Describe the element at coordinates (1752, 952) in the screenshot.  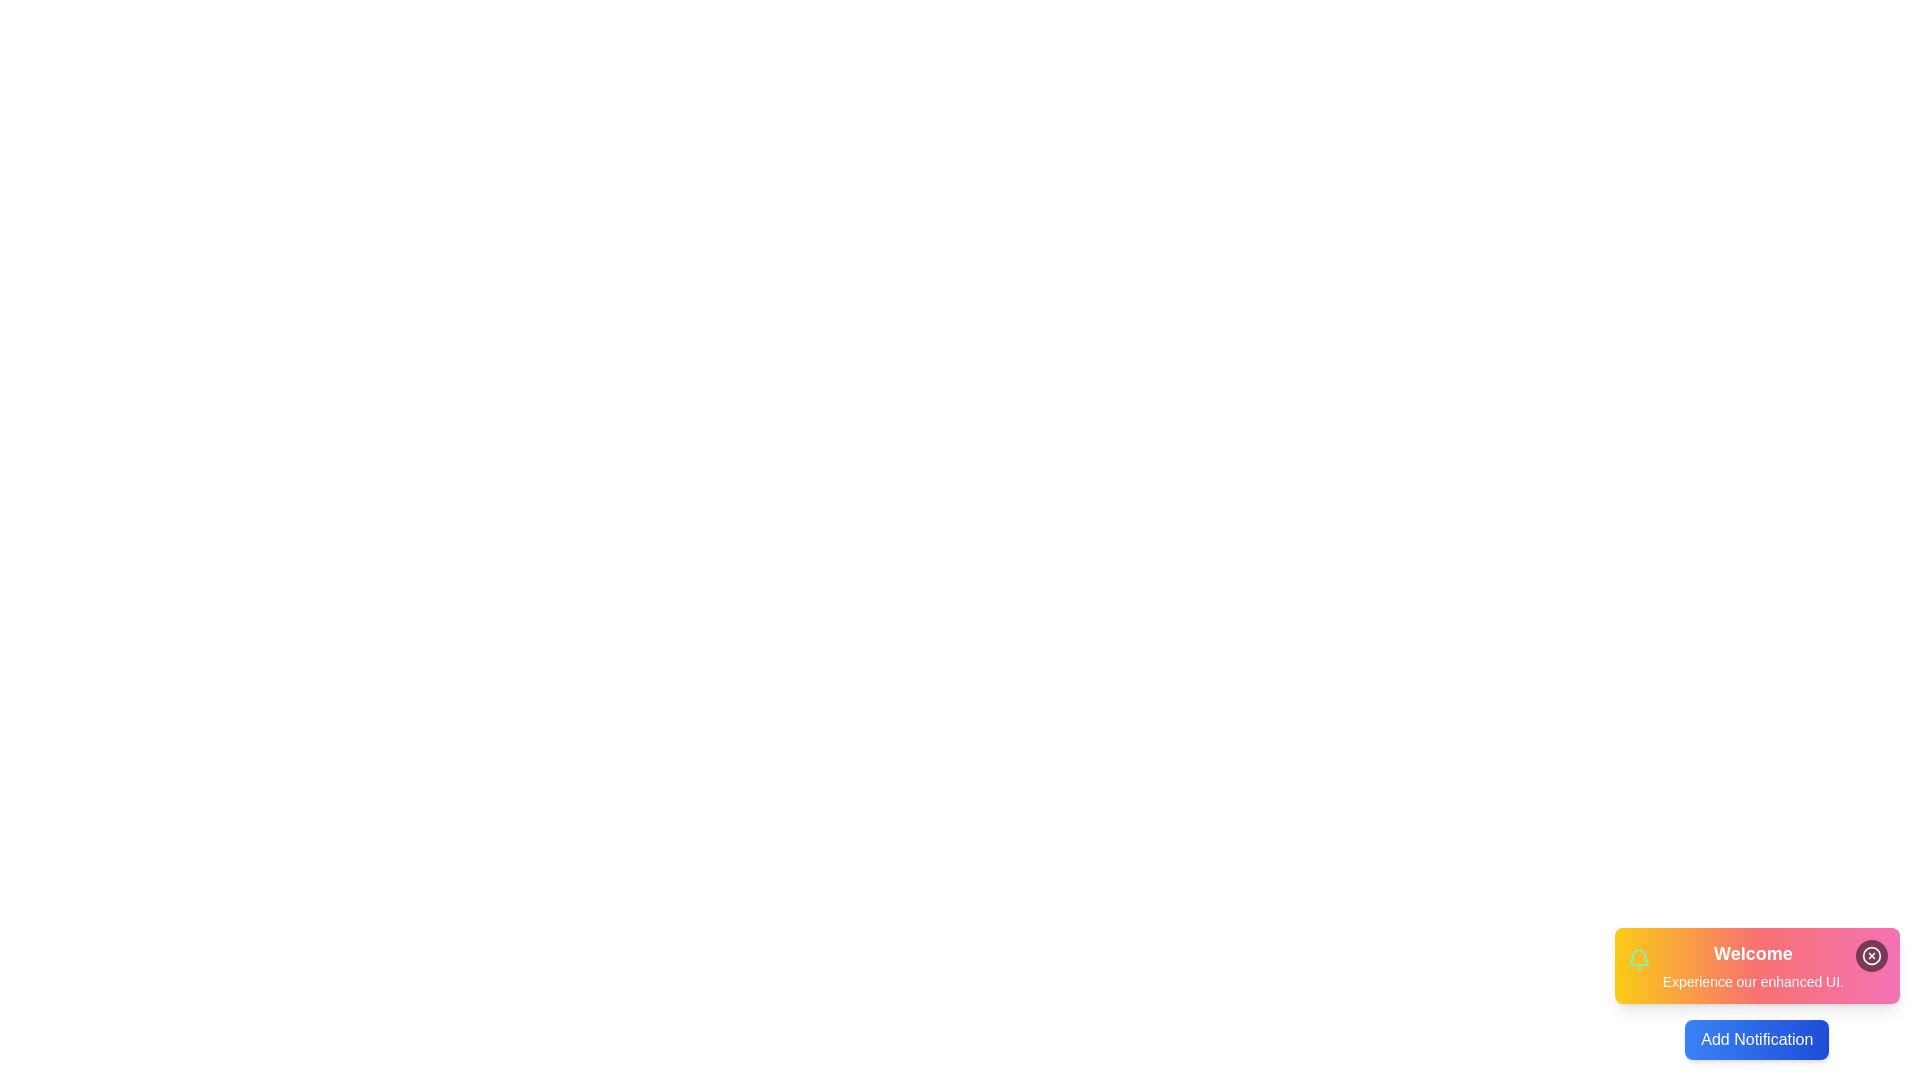
I see `the heading text label in the notification panel, which is styled with a gradient background and positioned above the smaller text section` at that location.